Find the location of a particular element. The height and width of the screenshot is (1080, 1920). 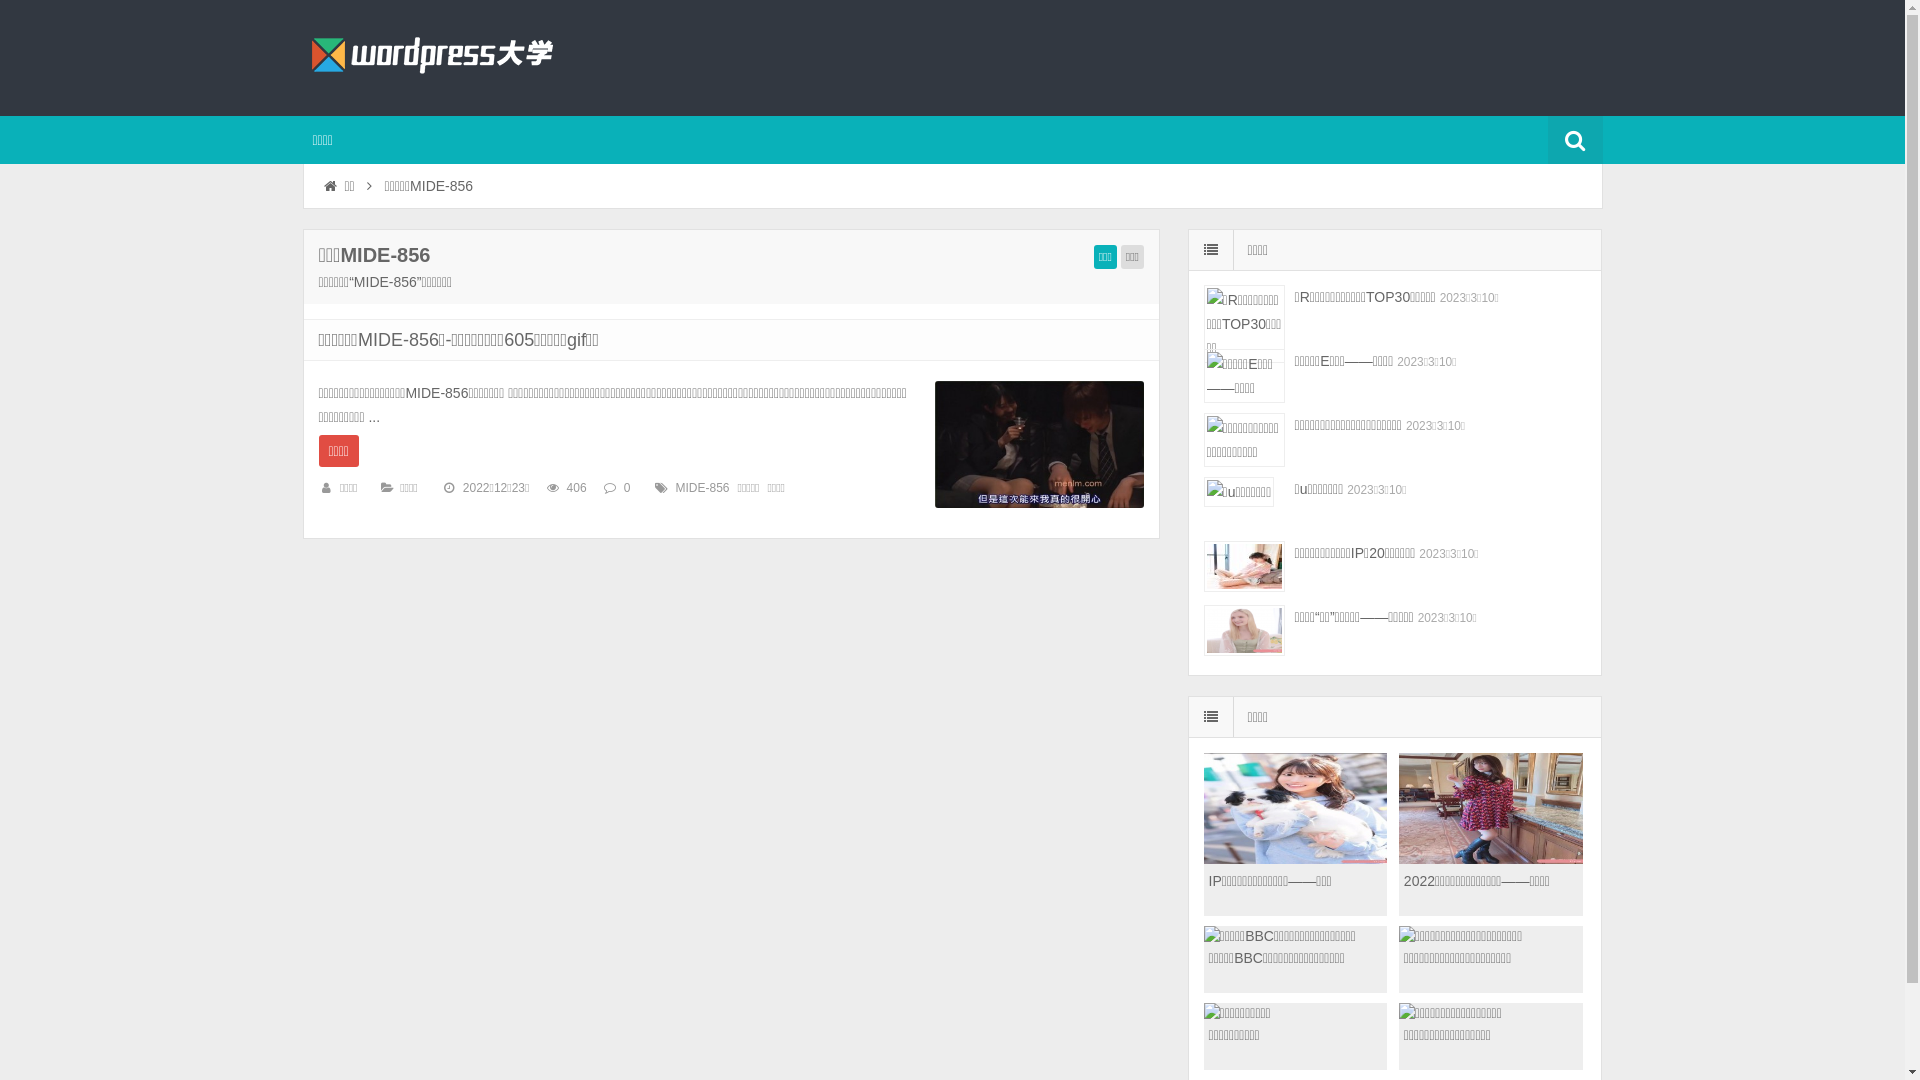

'MIDE-856' is located at coordinates (702, 488).